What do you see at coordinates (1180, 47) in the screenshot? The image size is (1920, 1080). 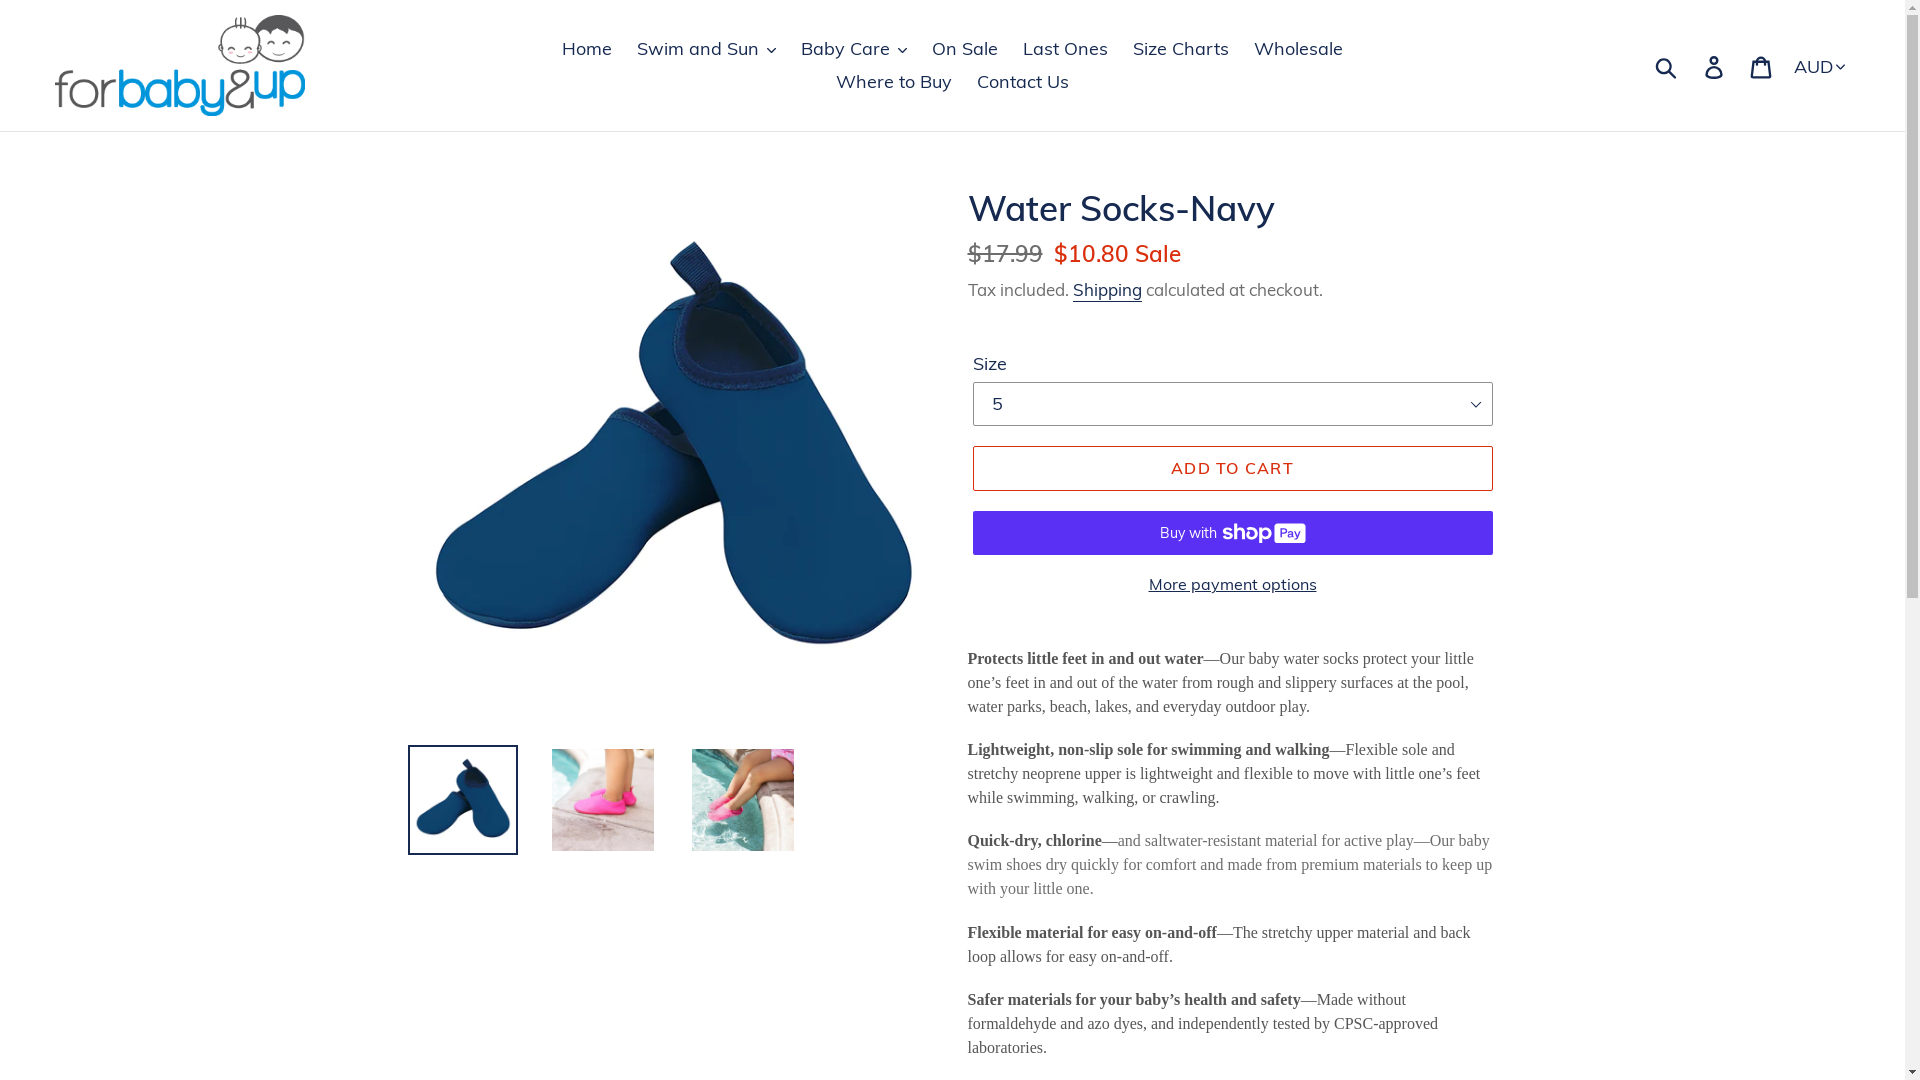 I see `'Size Charts'` at bounding box center [1180, 47].